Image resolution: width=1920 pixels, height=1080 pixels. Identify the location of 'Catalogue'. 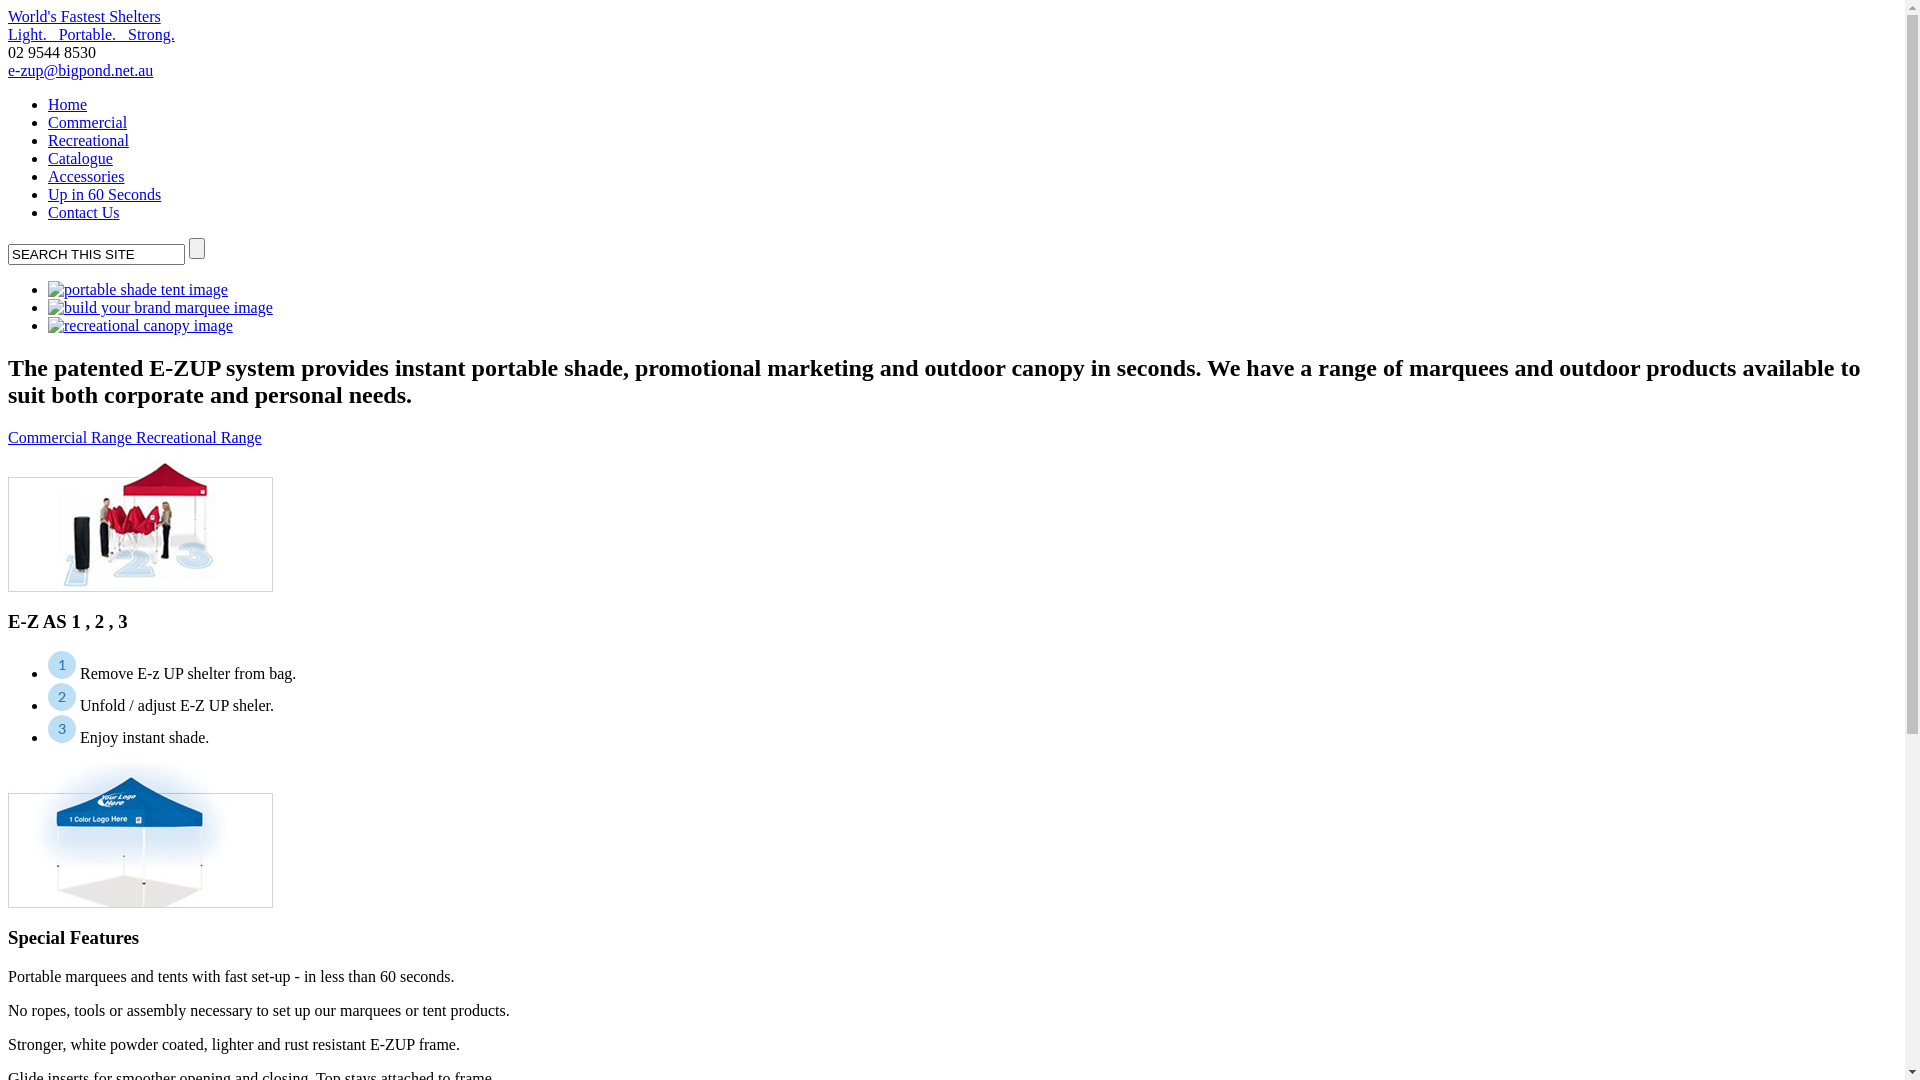
(80, 157).